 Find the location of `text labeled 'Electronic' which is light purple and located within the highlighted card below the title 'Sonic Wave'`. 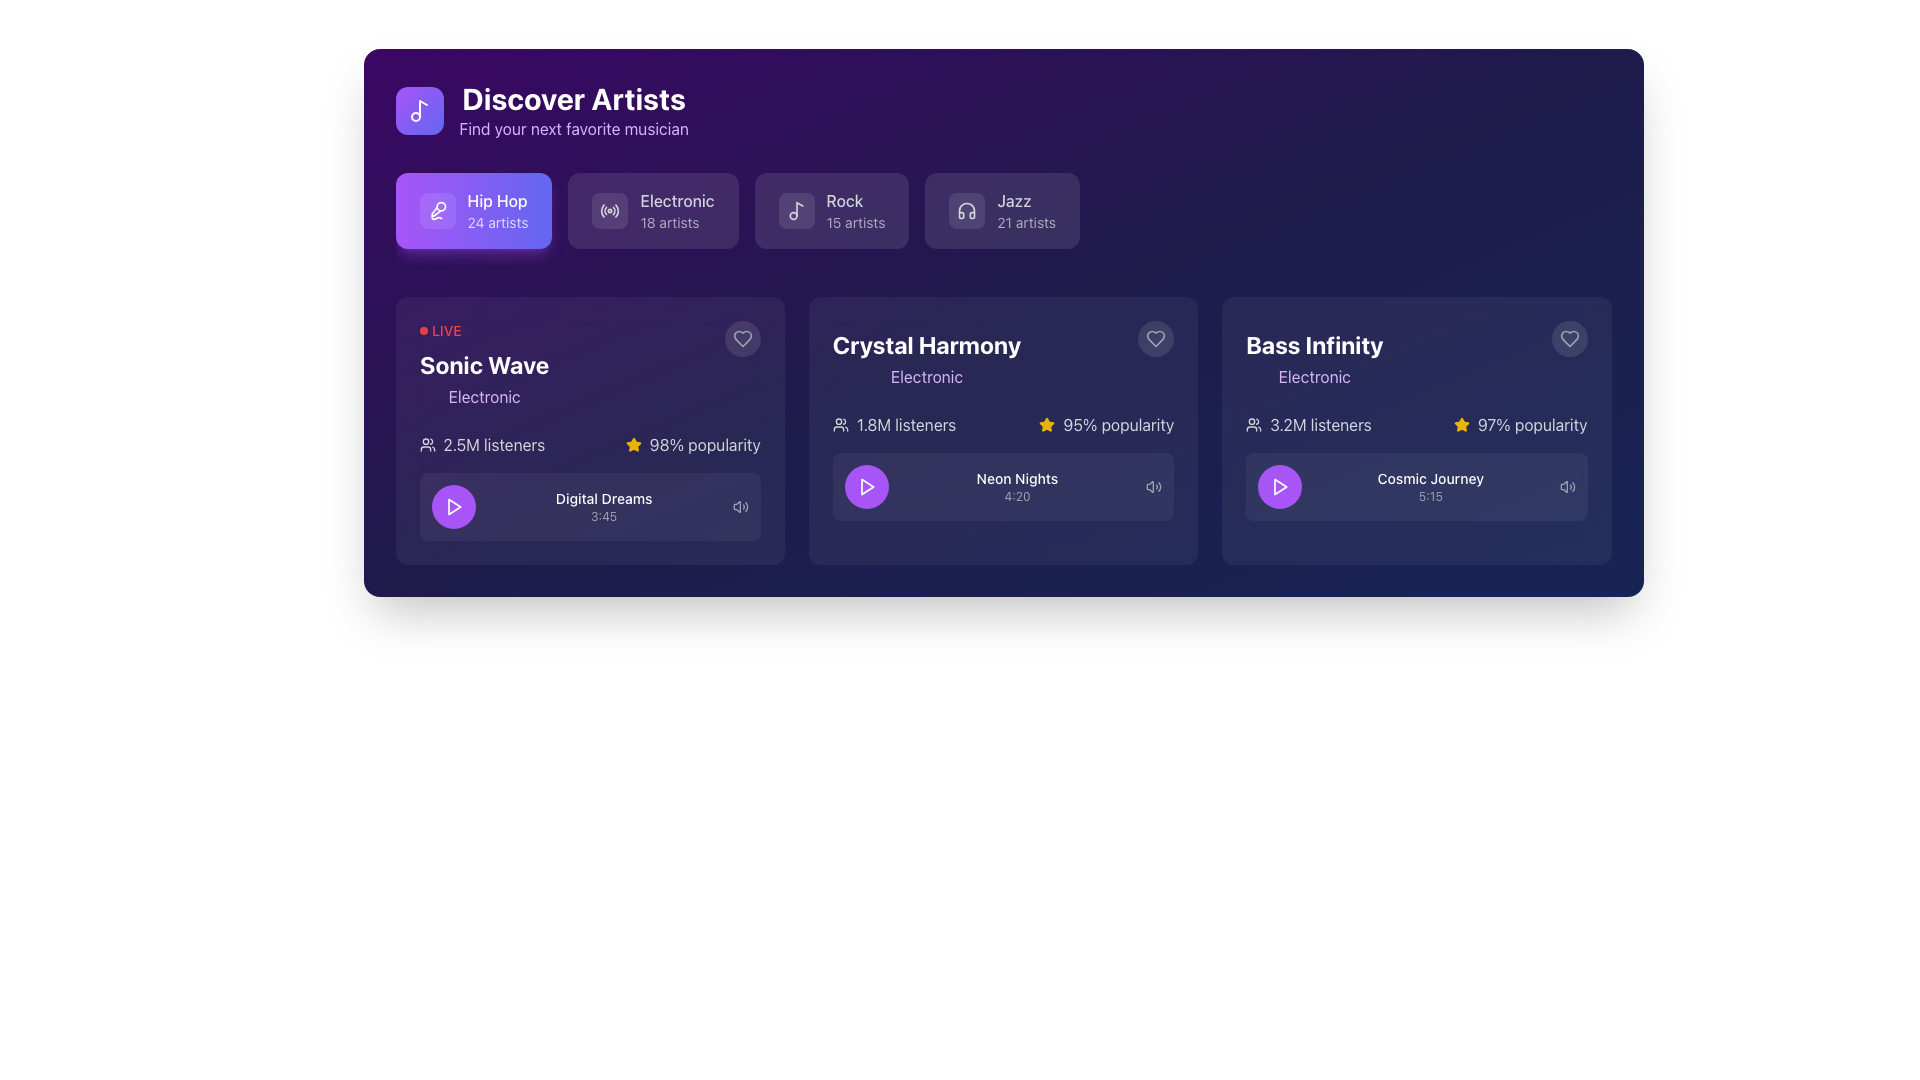

text labeled 'Electronic' which is light purple and located within the highlighted card below the title 'Sonic Wave' is located at coordinates (484, 397).